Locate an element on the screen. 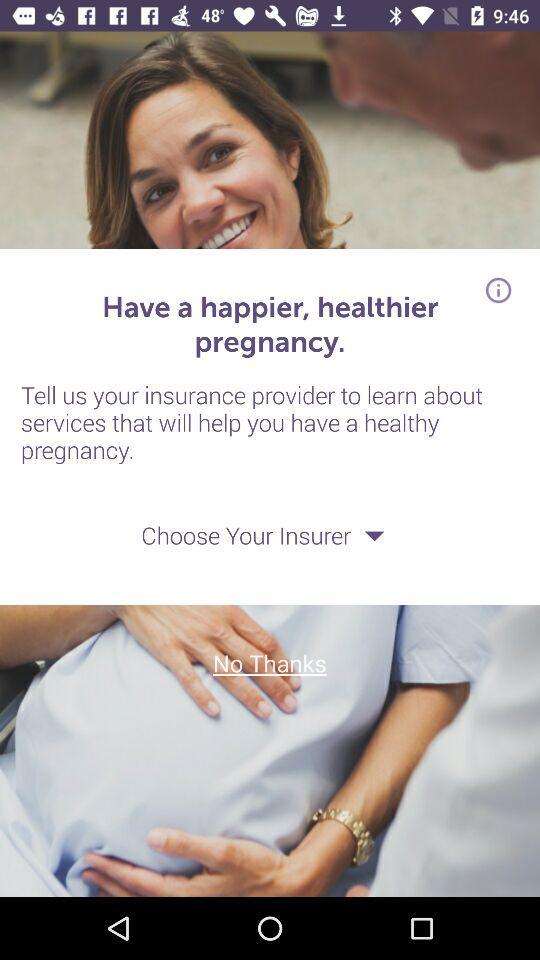 This screenshot has width=540, height=960. the info icon is located at coordinates (497, 289).